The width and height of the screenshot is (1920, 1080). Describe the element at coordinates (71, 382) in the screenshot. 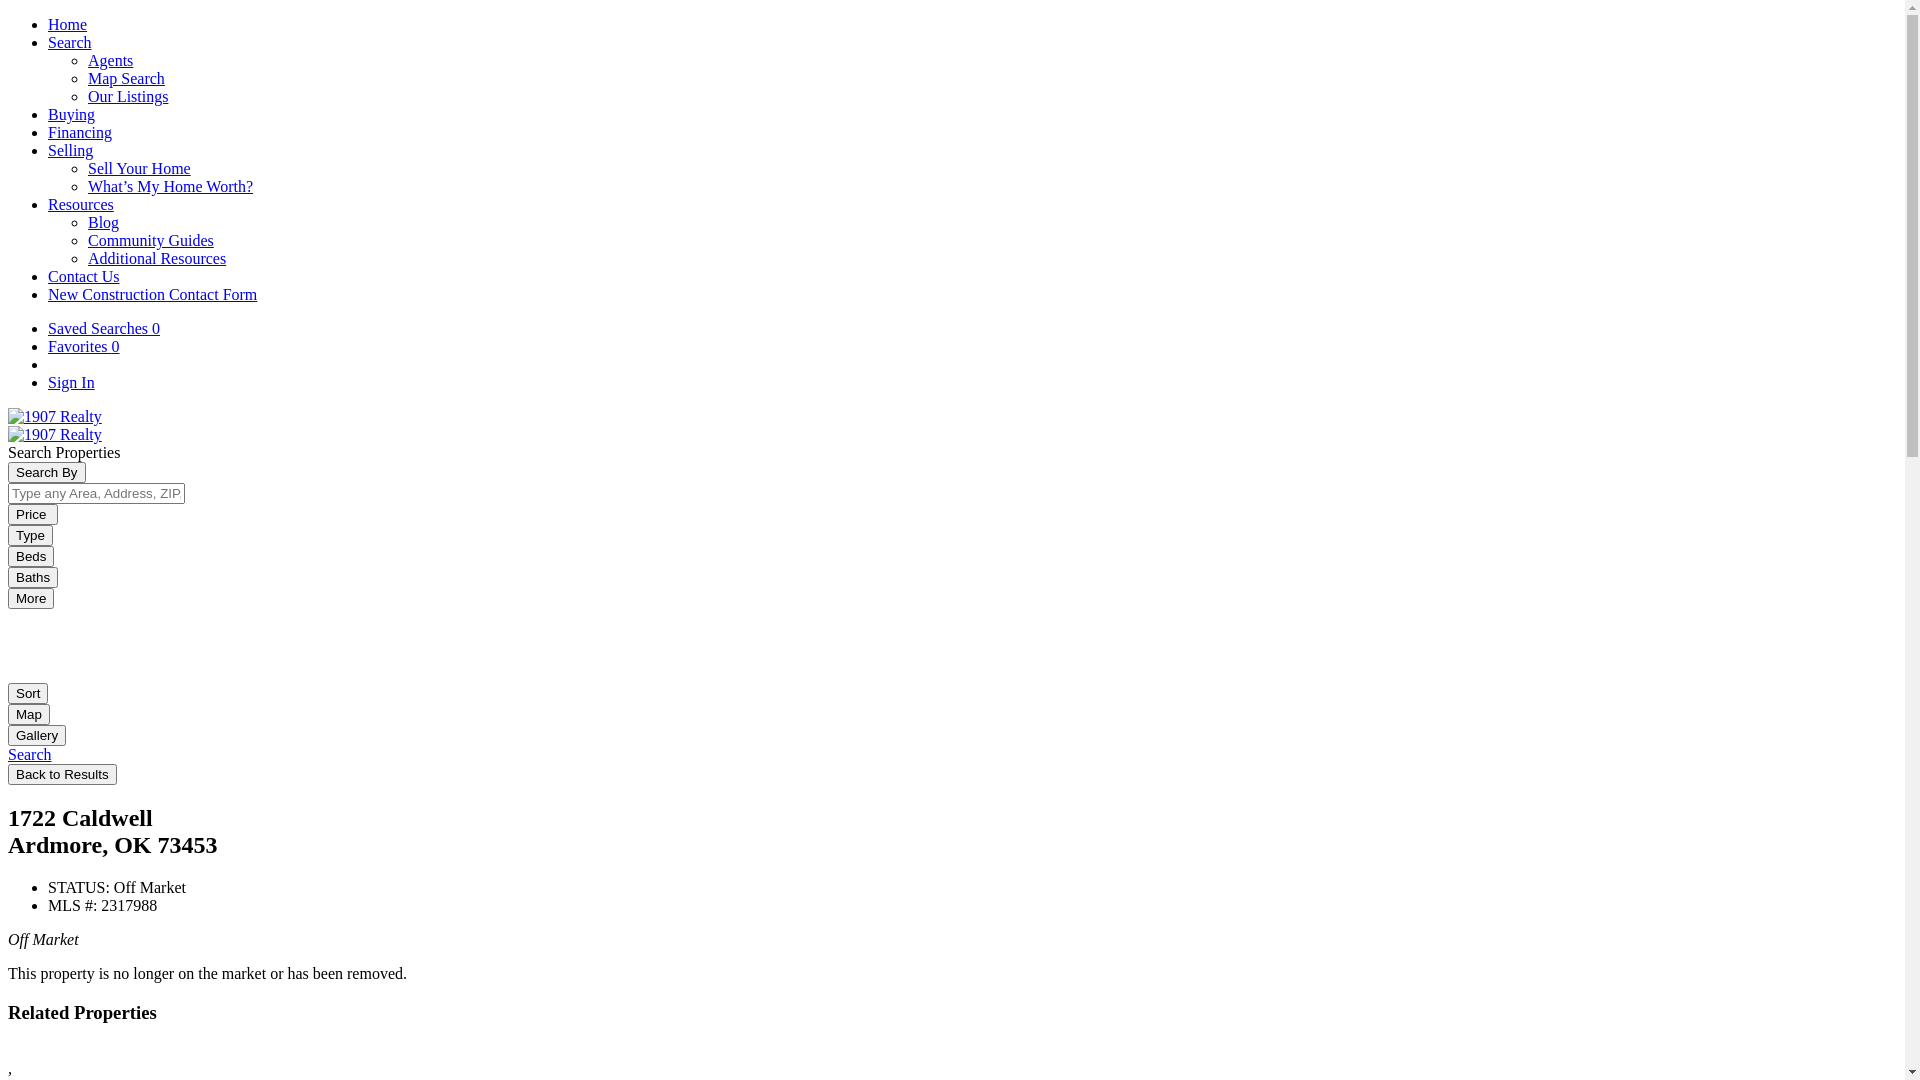

I see `'Sign In'` at that location.